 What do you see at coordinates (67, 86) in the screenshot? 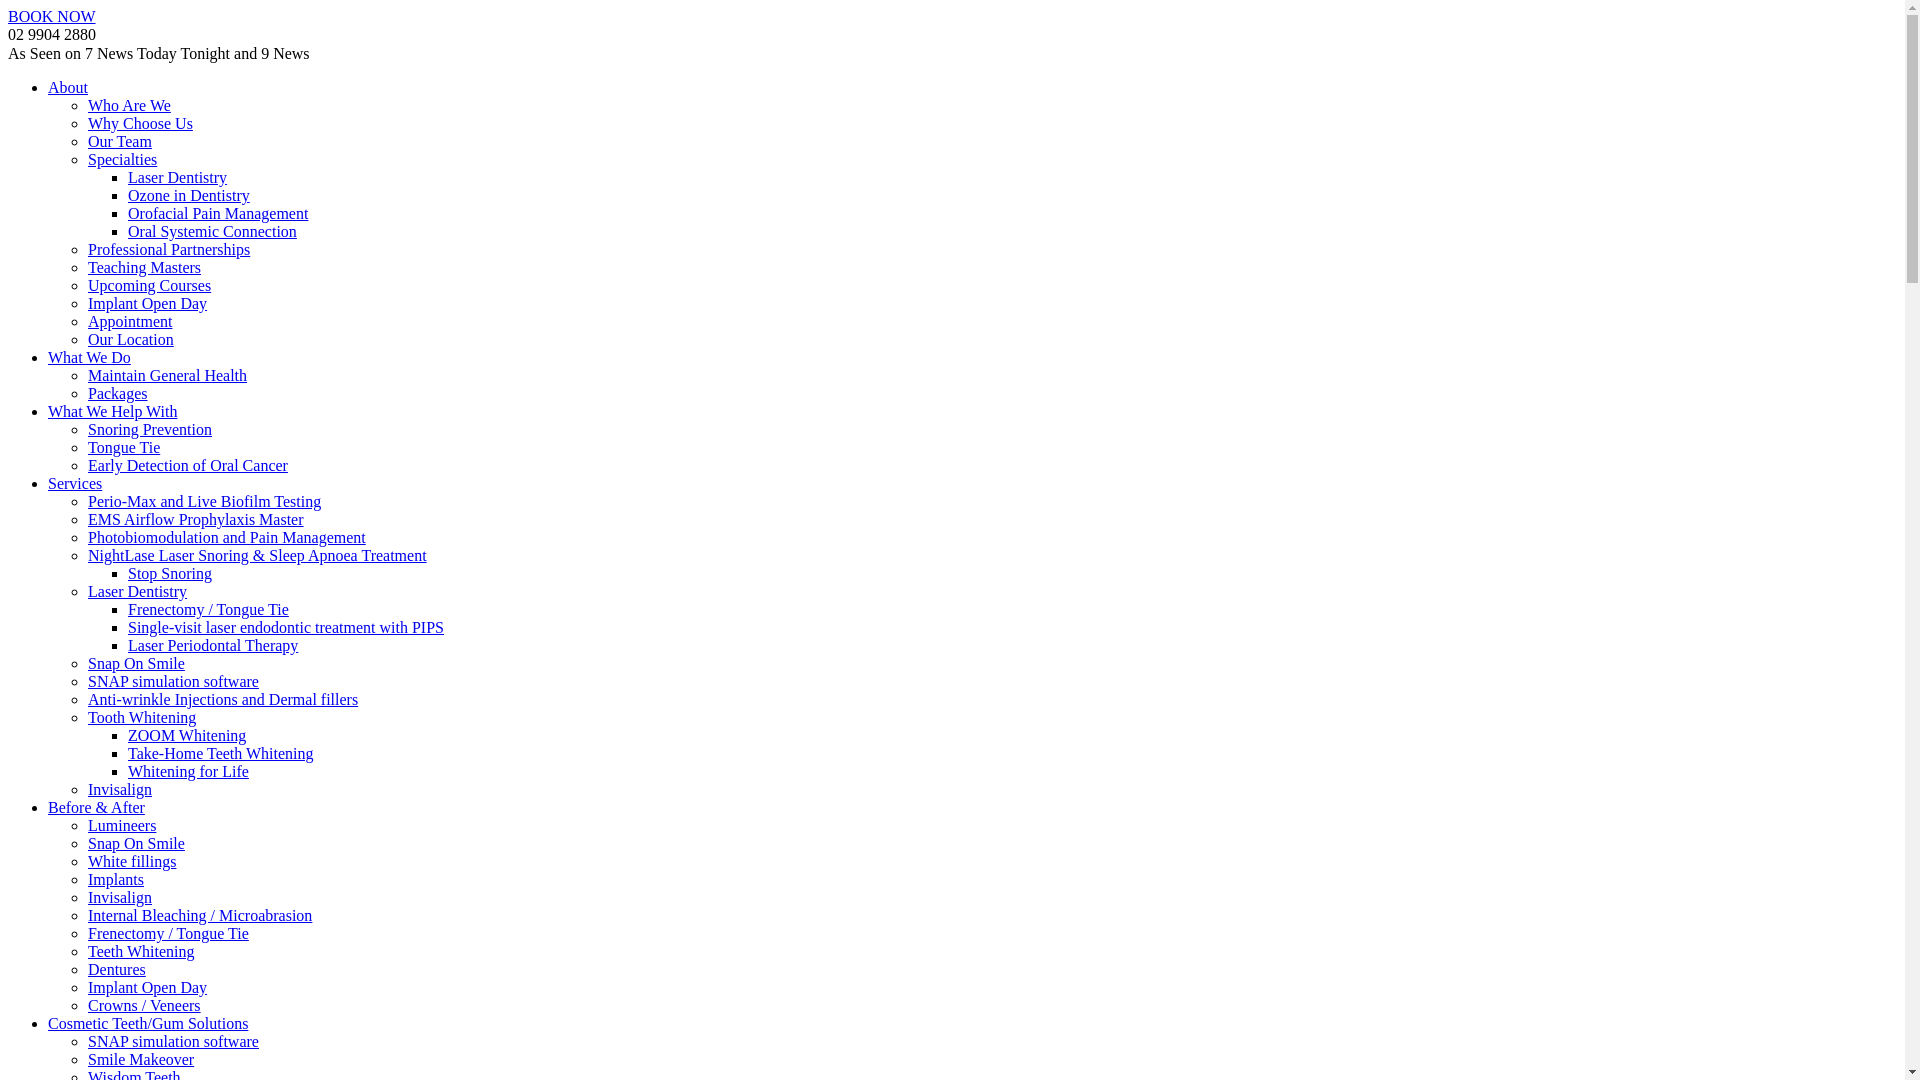
I see `'About'` at bounding box center [67, 86].